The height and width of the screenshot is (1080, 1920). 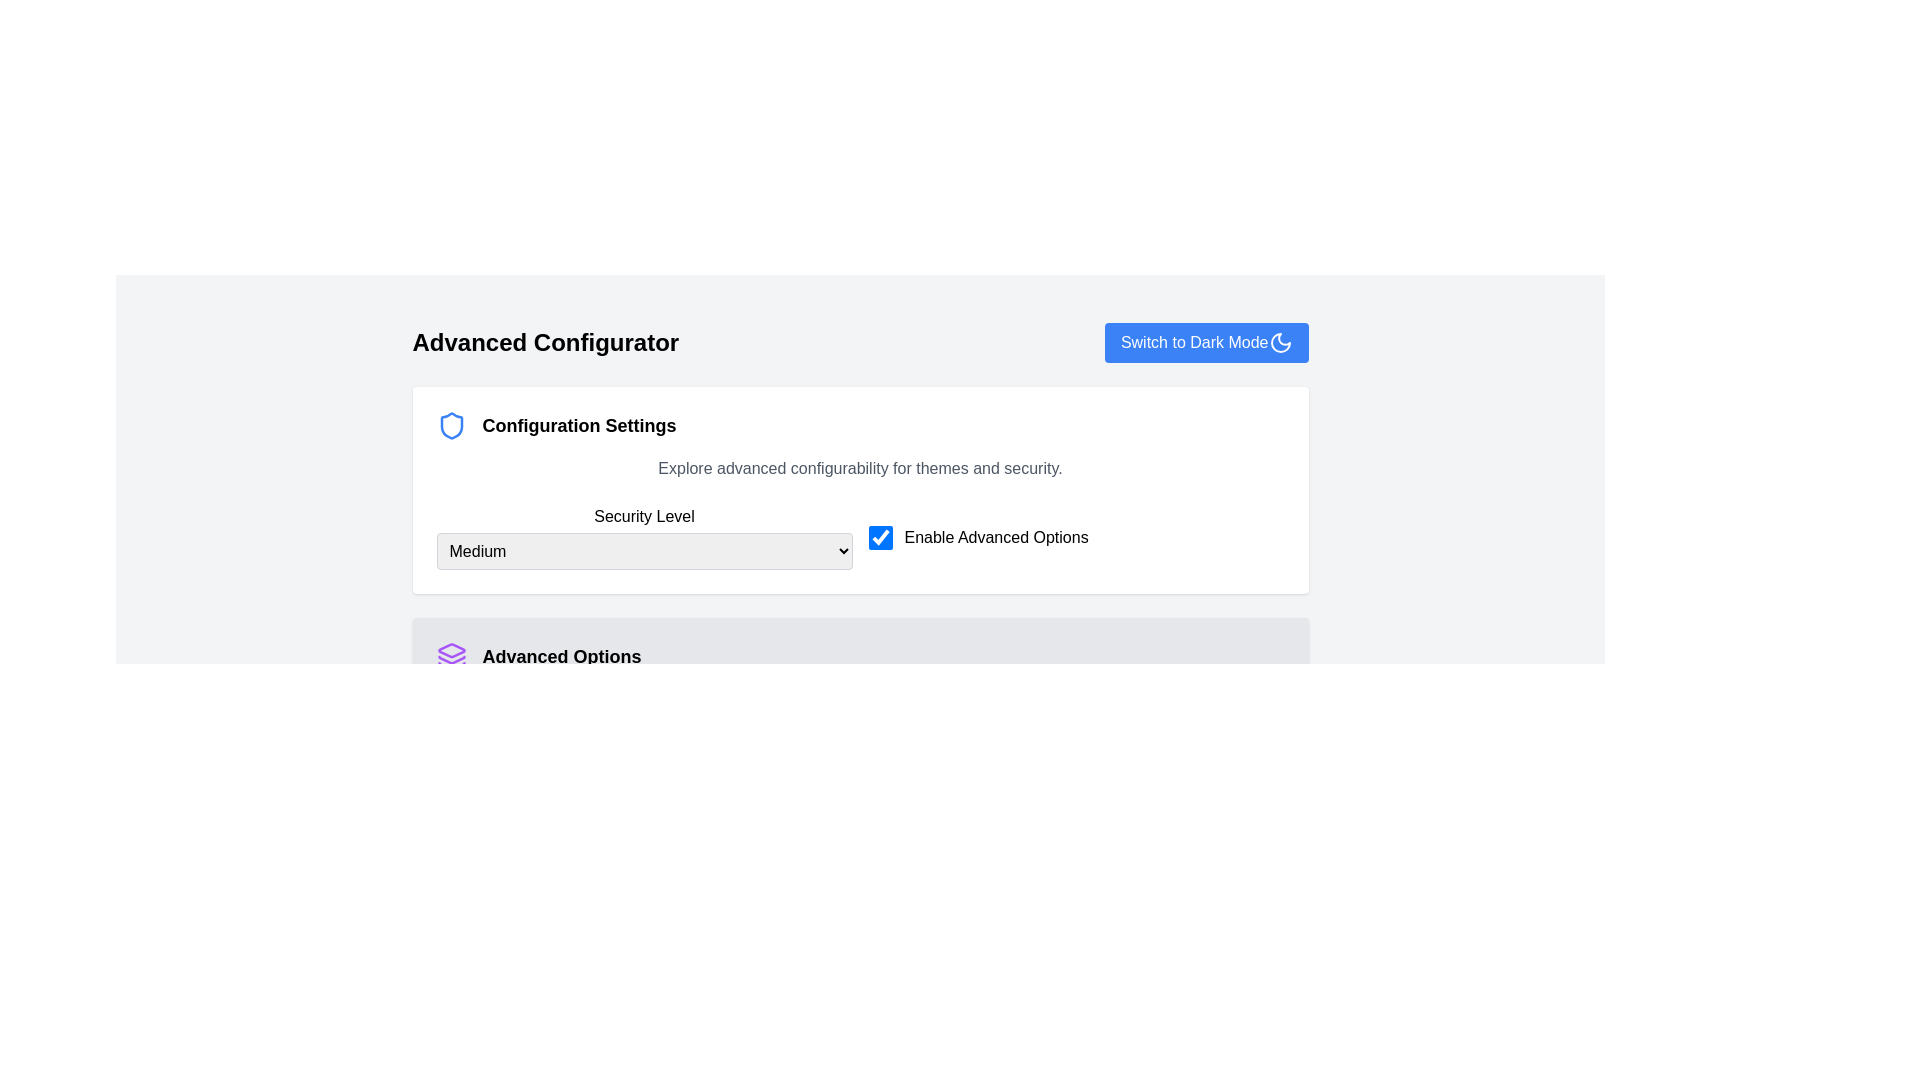 I want to click on the 'Advanced Options' text label, which is located to the right of a purple icon in the lower section of the interface, below a configuration setting area, so click(x=560, y=656).